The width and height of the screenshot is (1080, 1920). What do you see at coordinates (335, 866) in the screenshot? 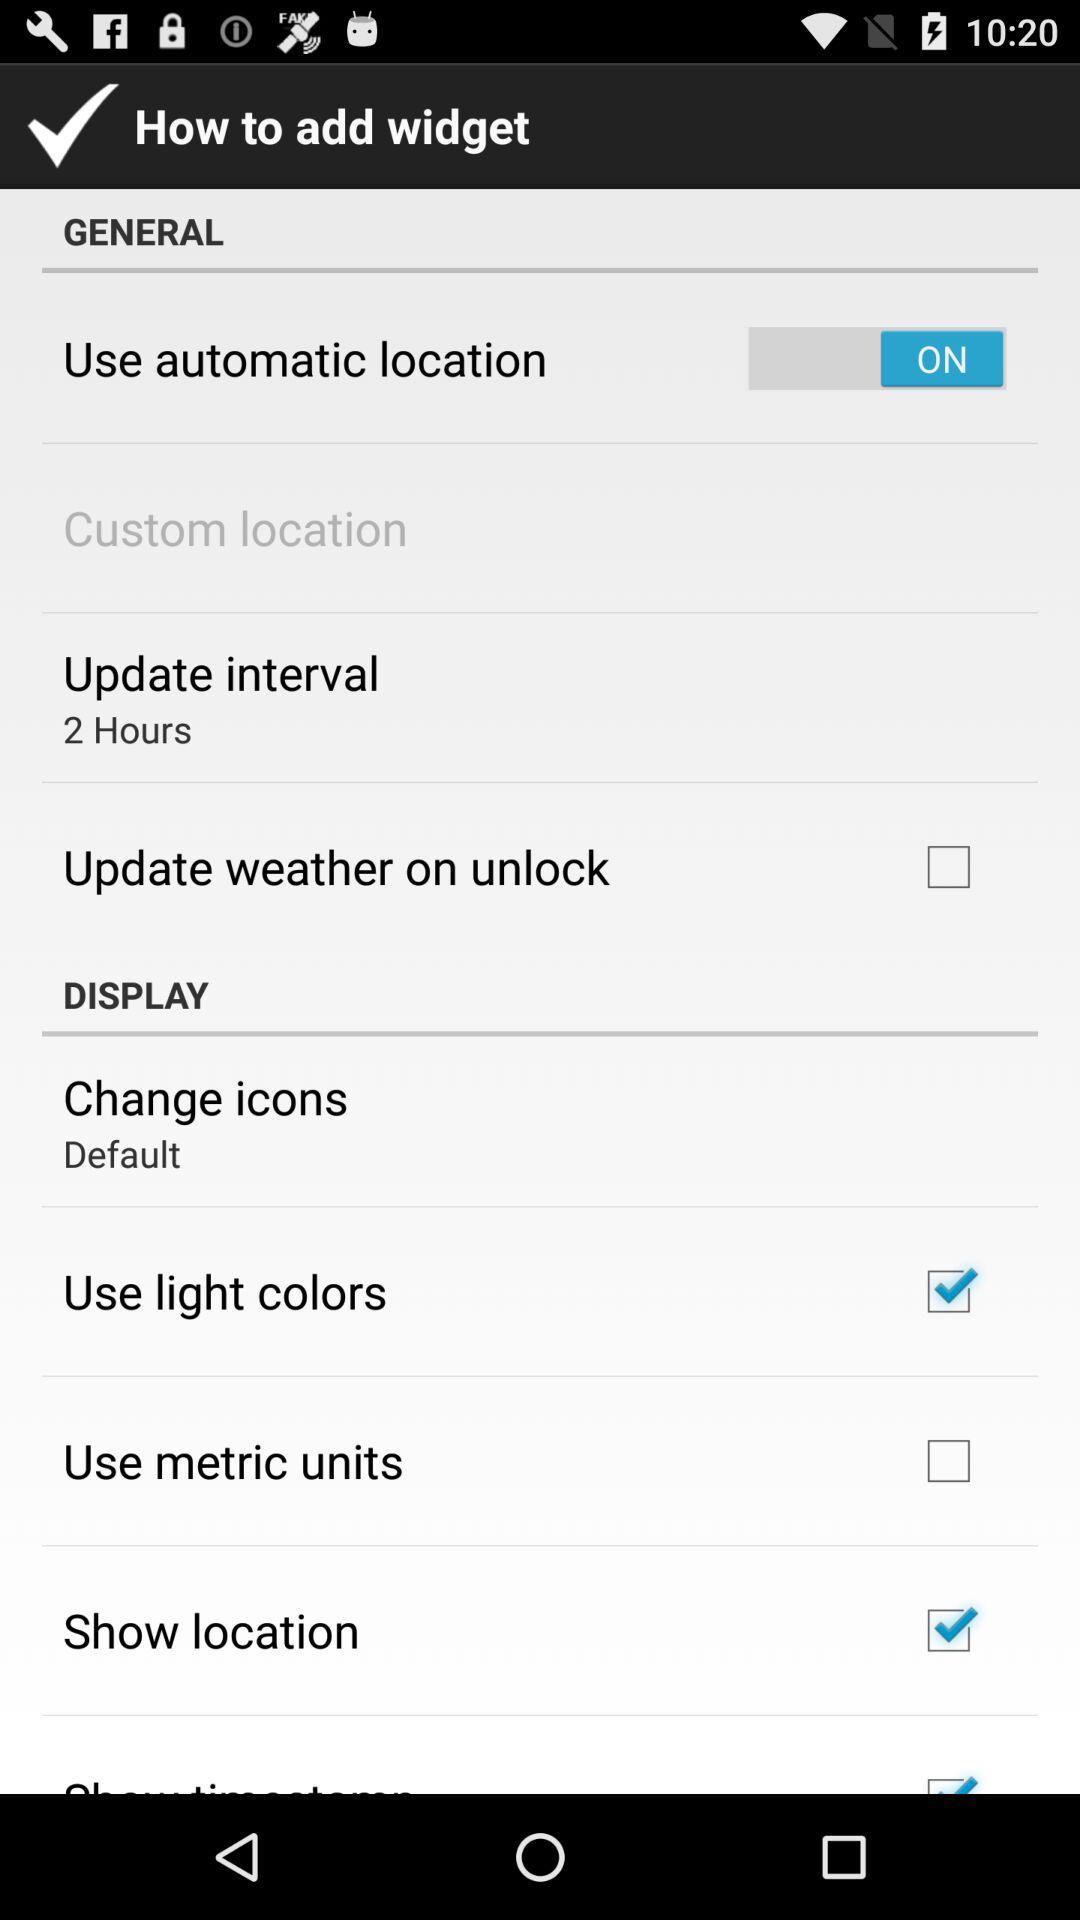
I see `the icon above display item` at bounding box center [335, 866].